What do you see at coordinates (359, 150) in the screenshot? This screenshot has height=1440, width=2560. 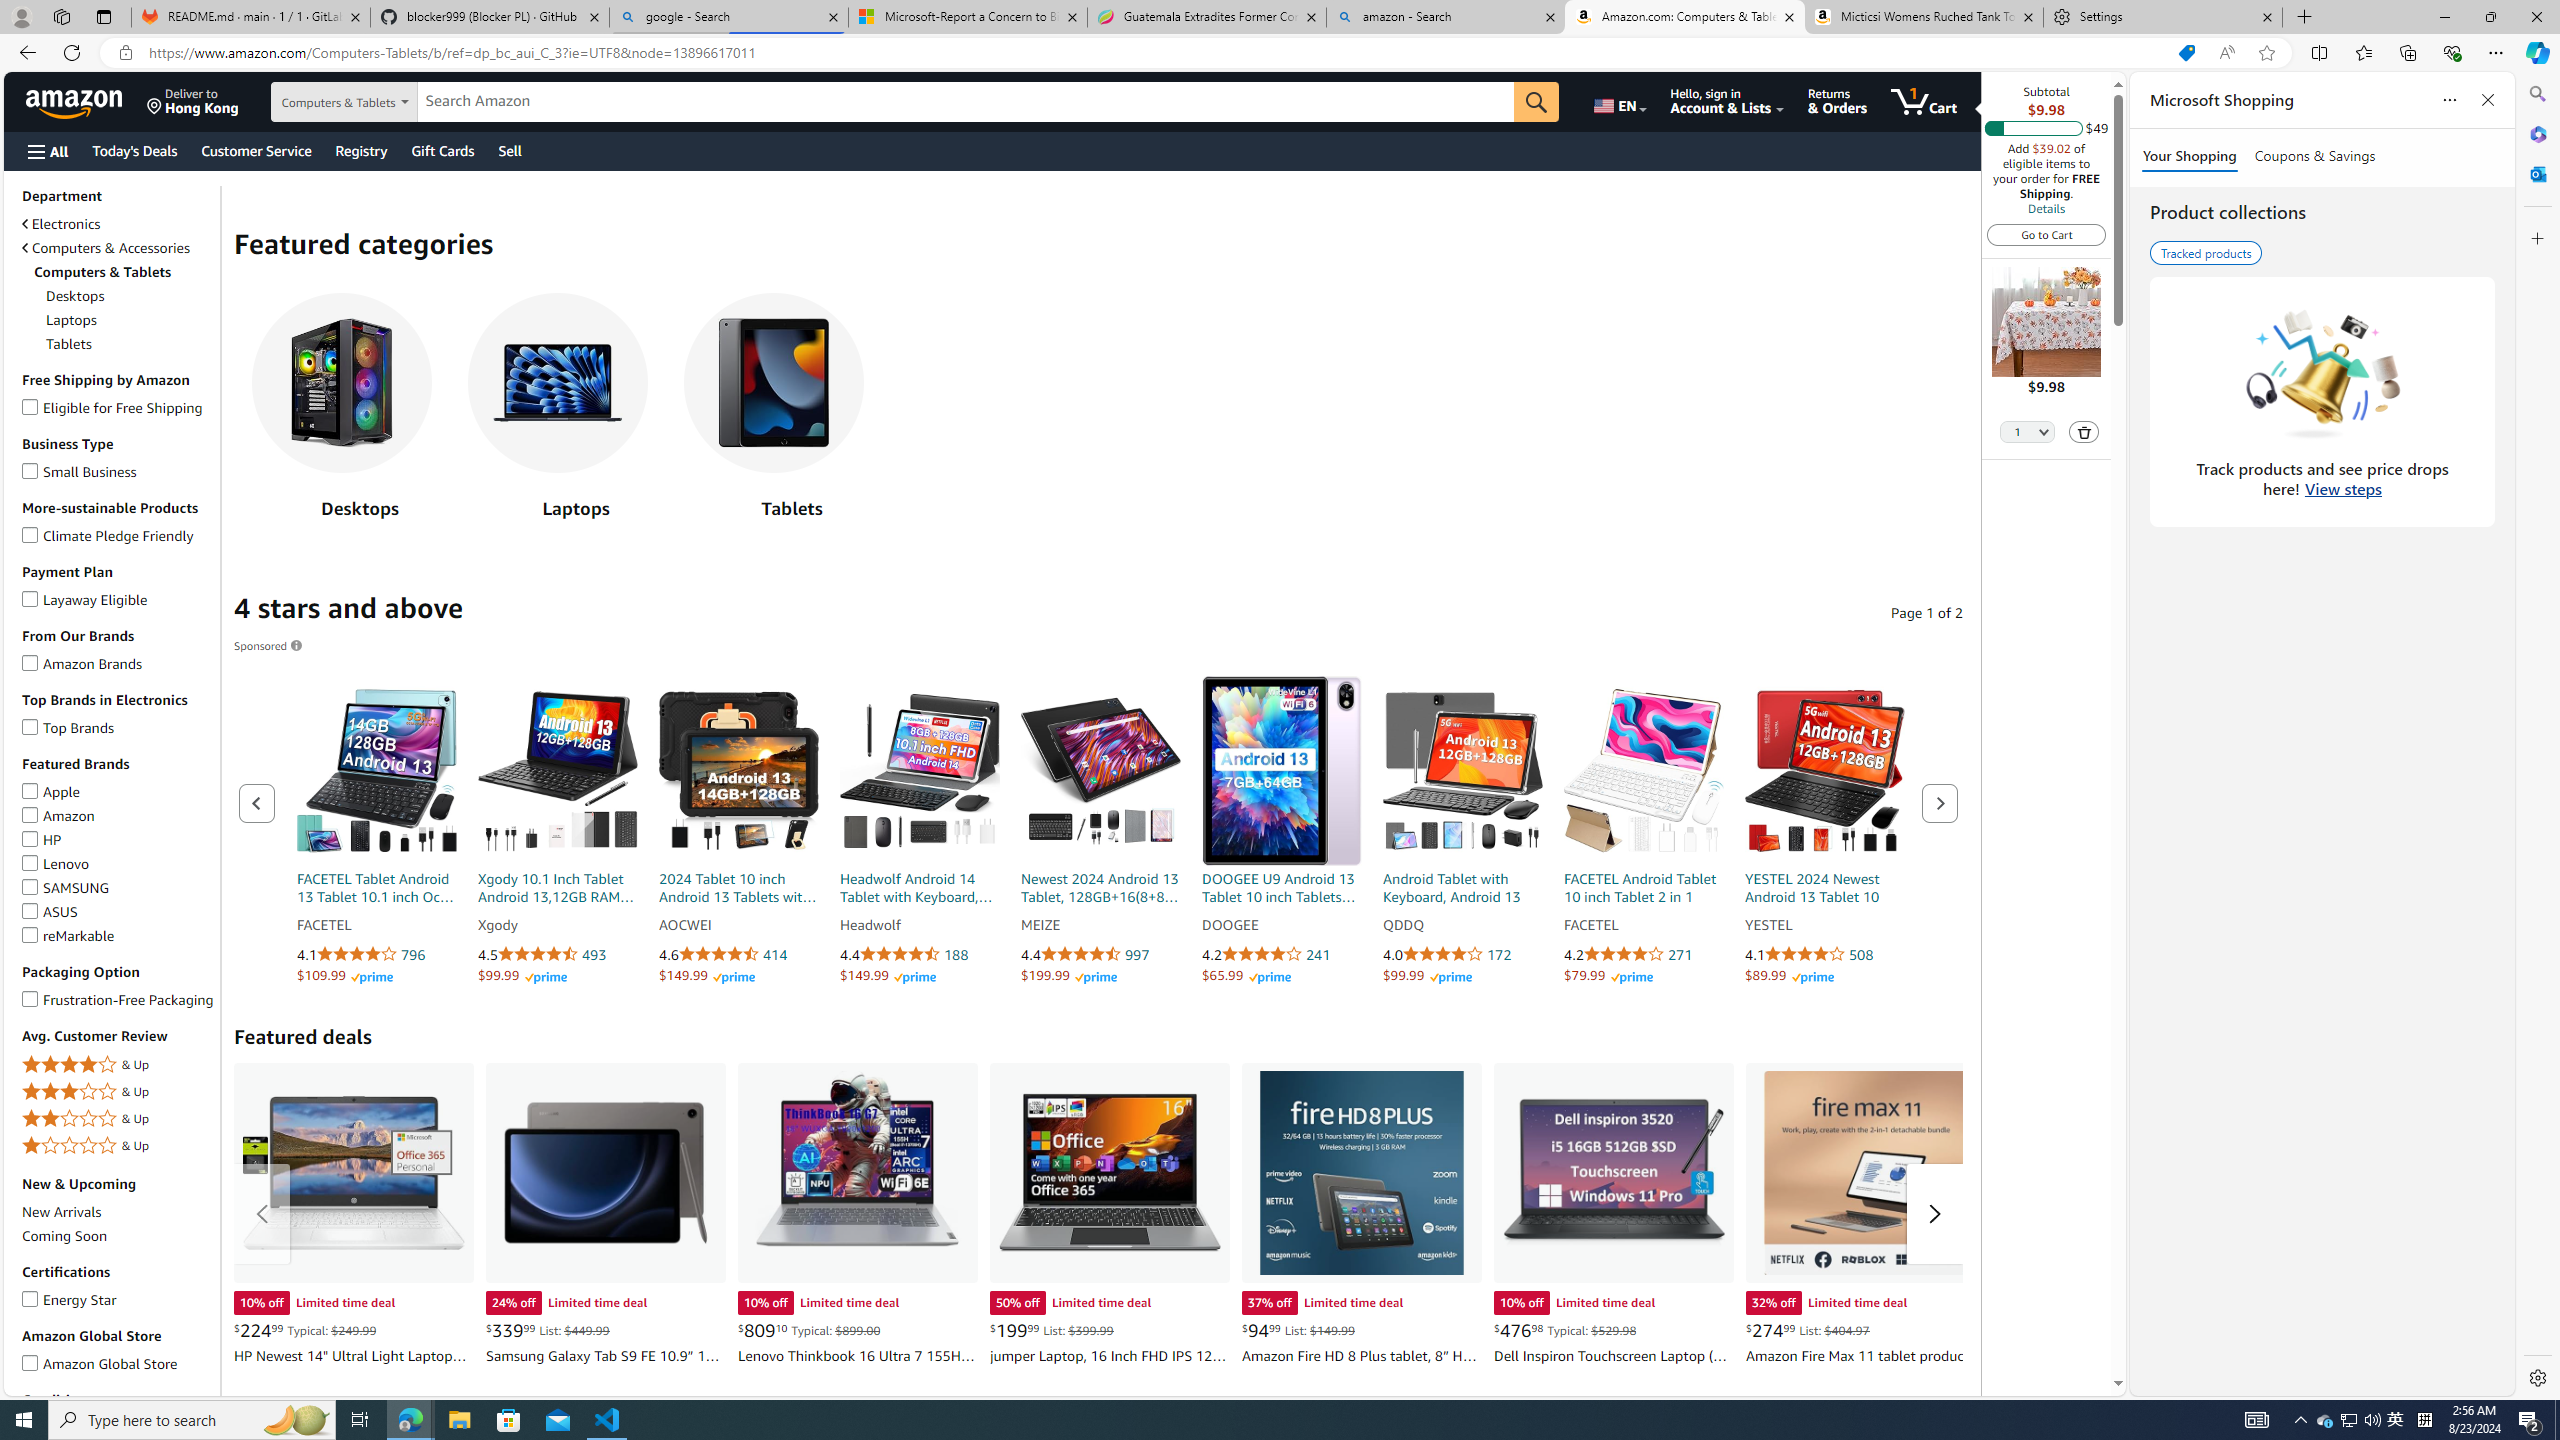 I see `'Registry'` at bounding box center [359, 150].